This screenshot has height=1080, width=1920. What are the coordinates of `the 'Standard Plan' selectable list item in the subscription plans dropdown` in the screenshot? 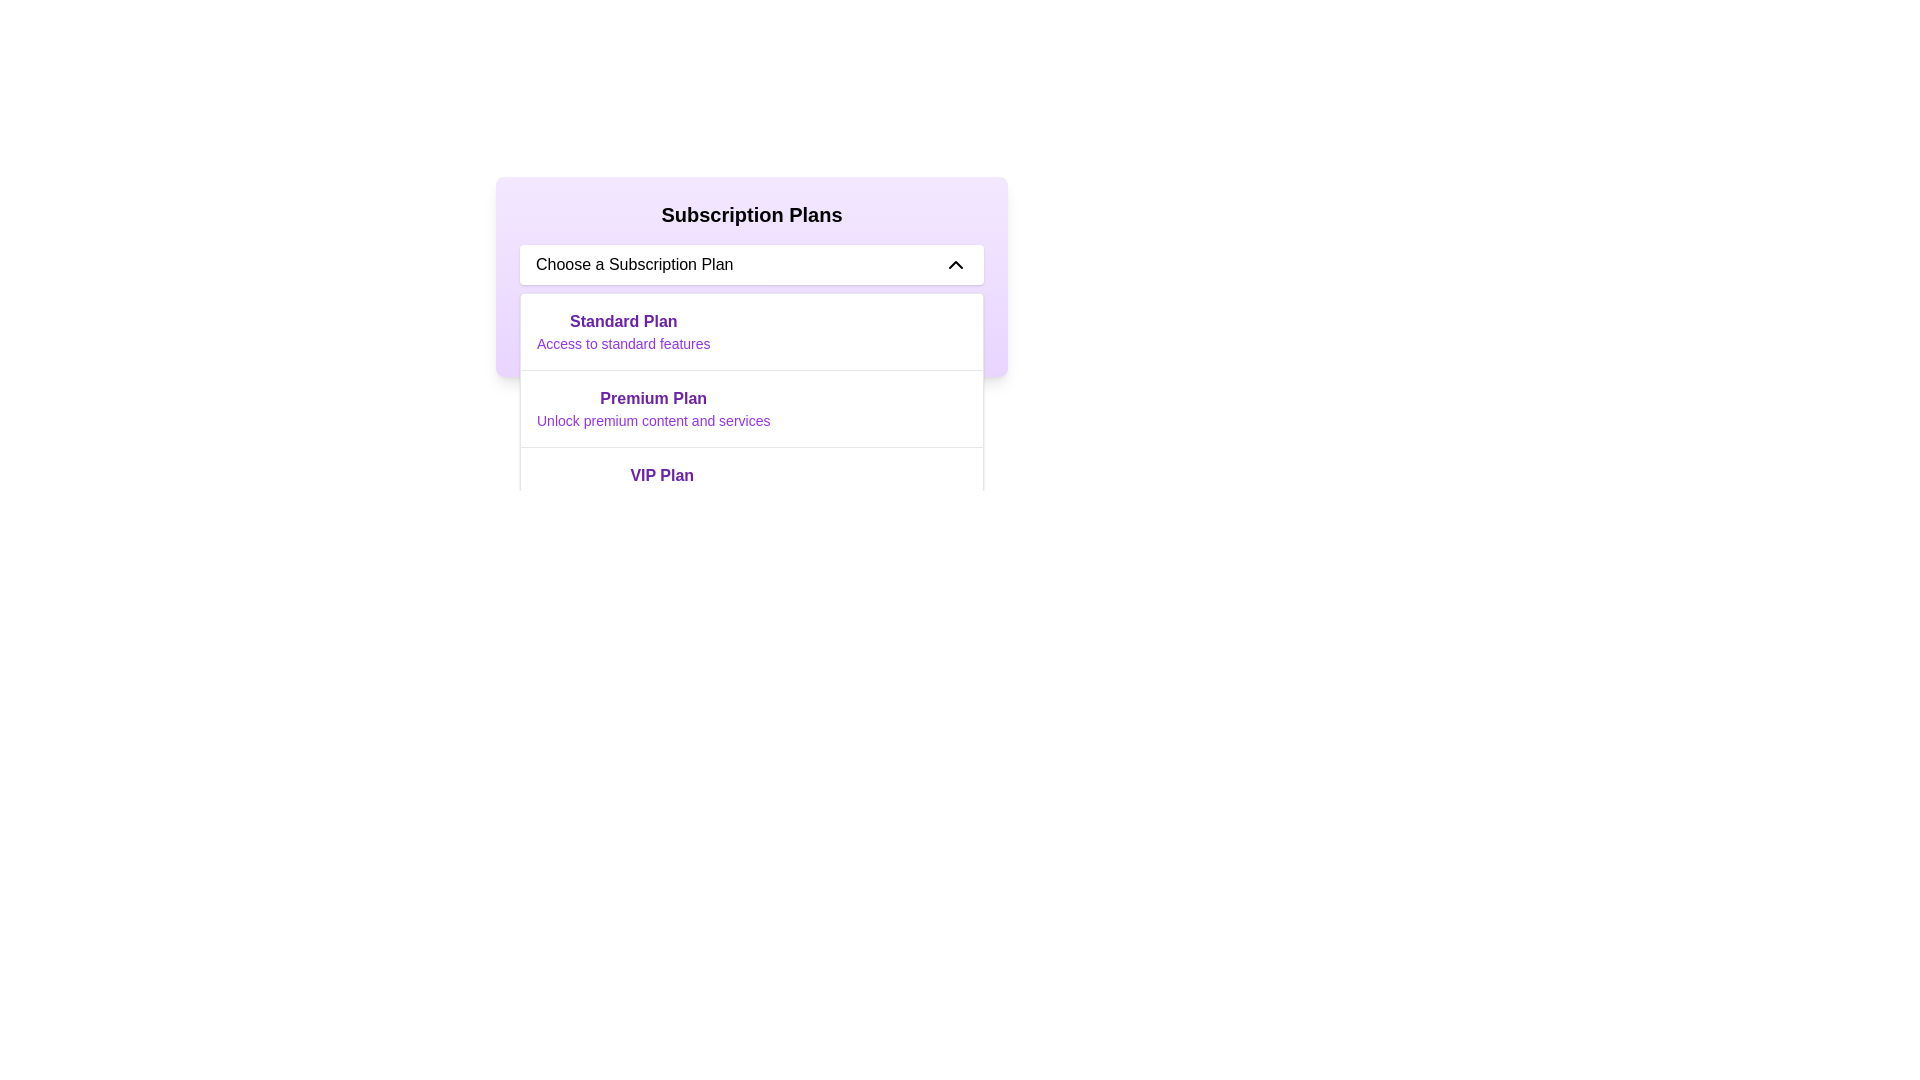 It's located at (622, 330).